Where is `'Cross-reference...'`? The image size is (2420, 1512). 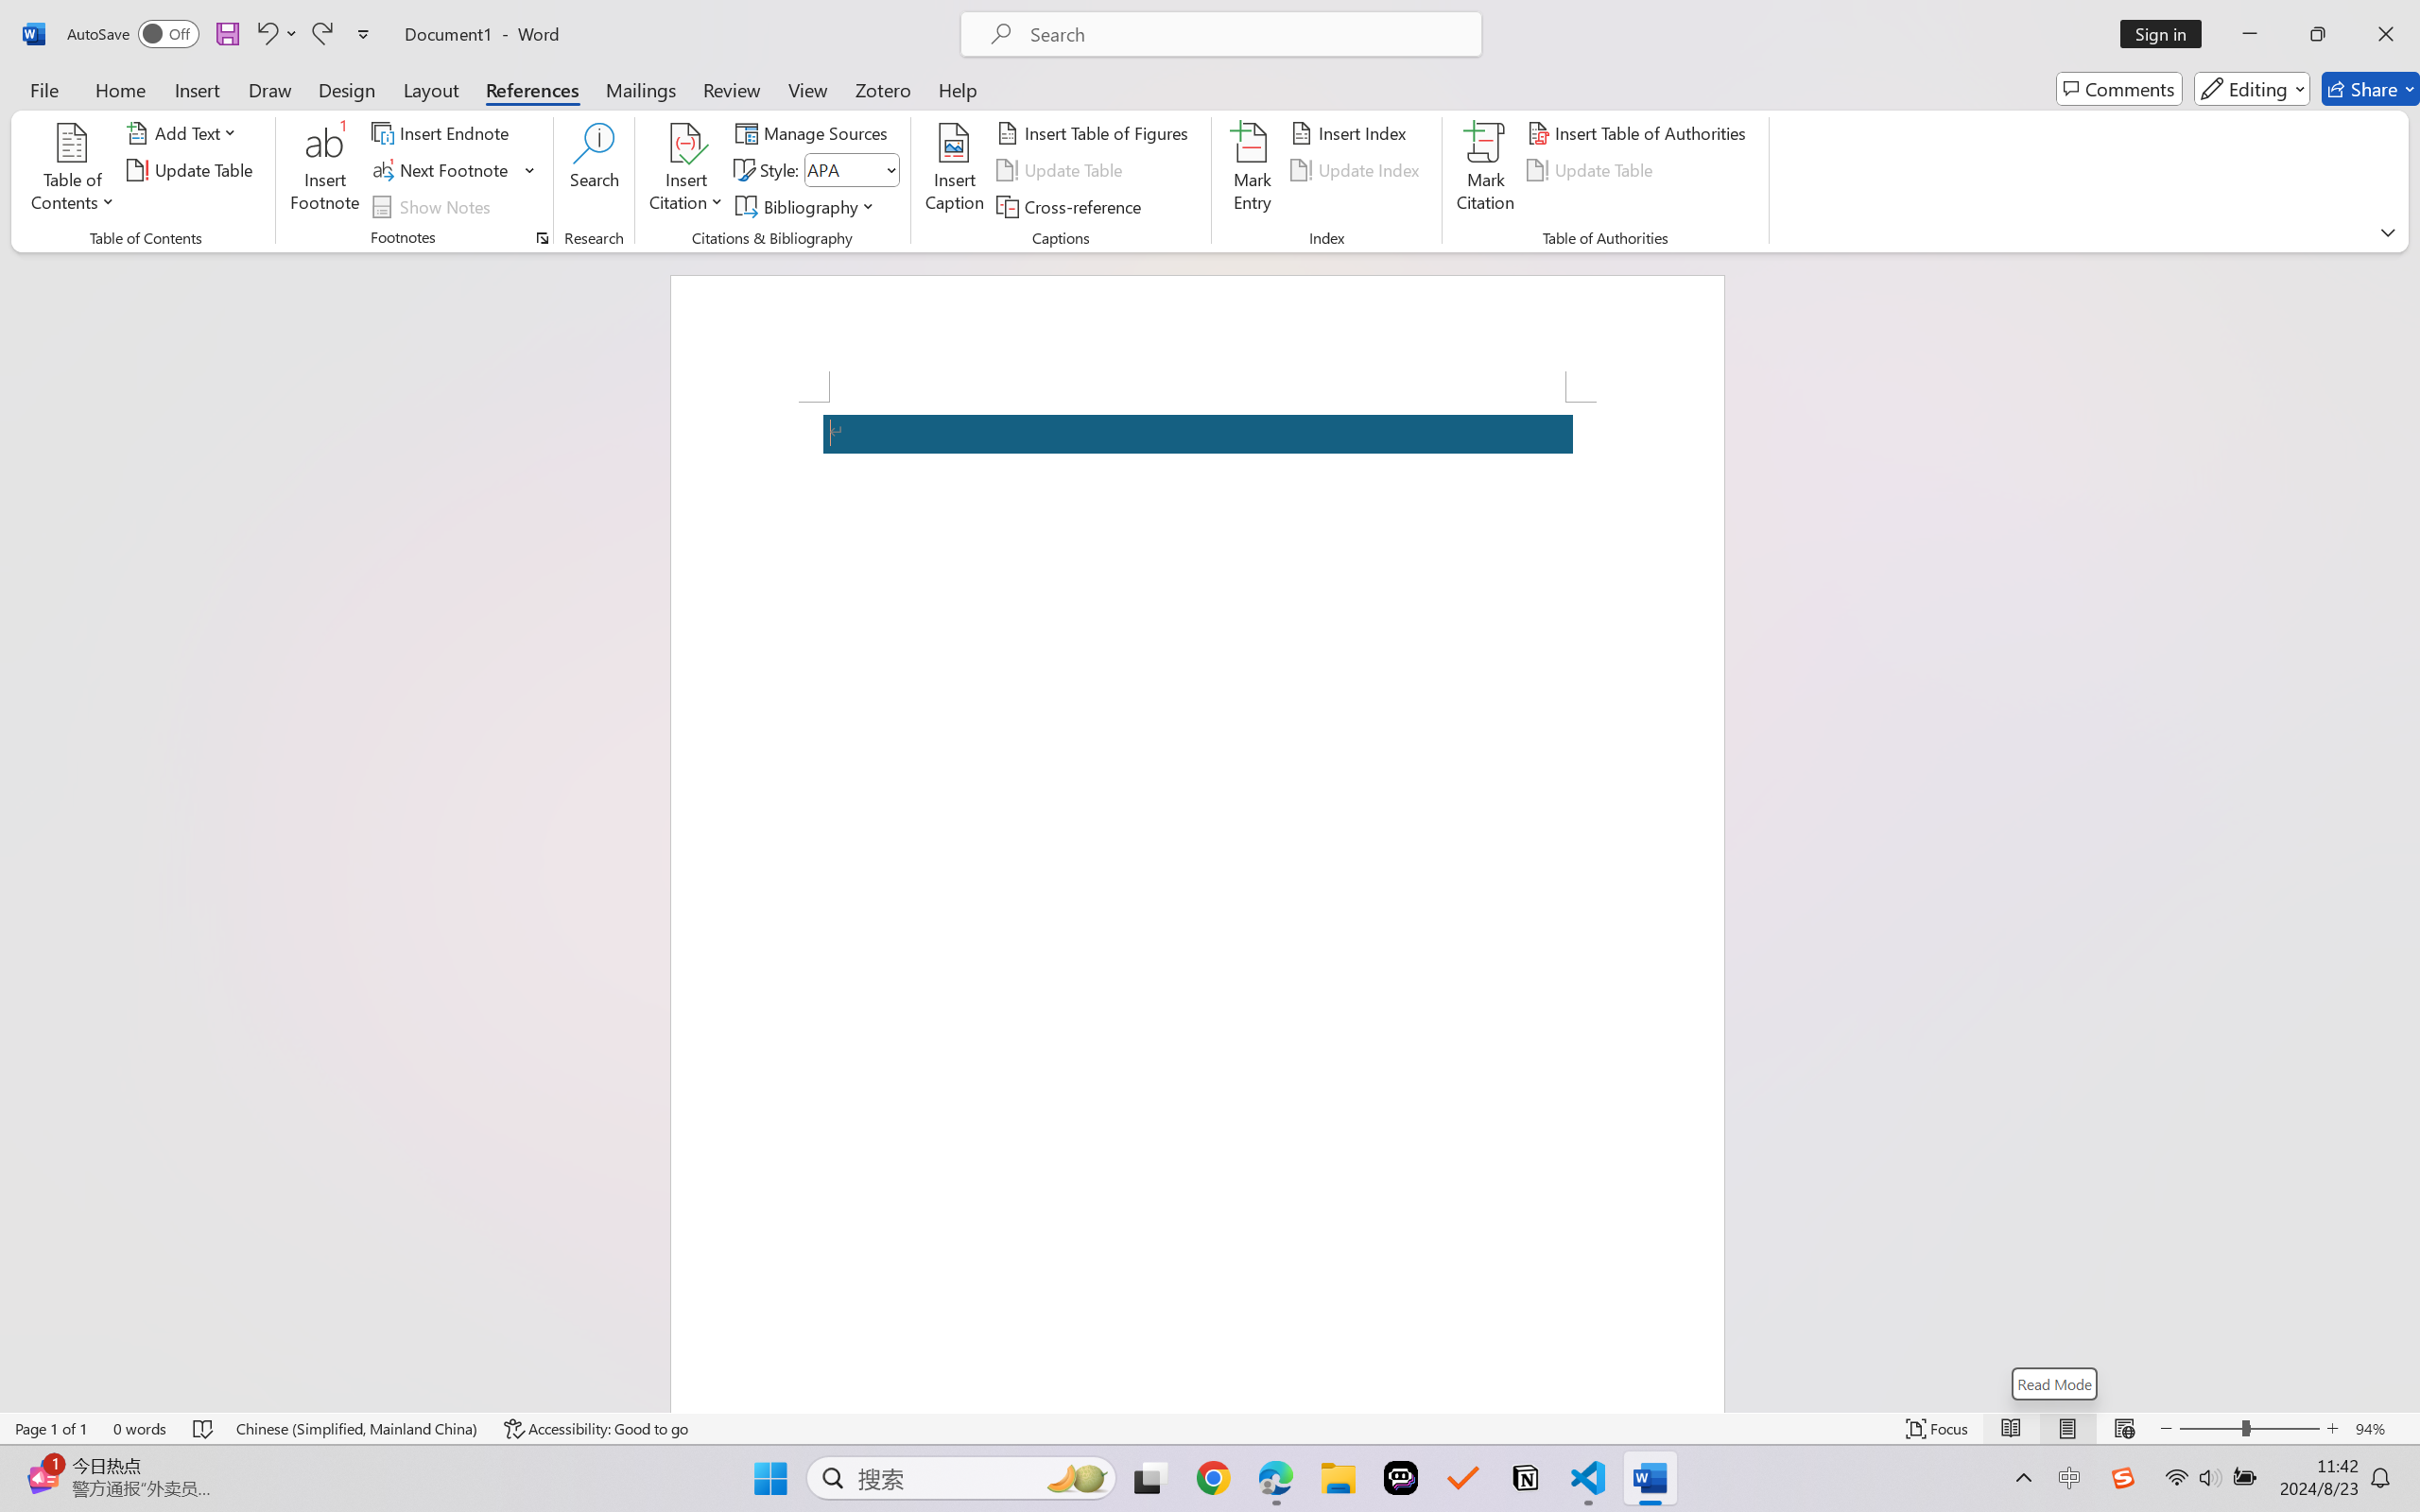
'Cross-reference...' is located at coordinates (1072, 207).